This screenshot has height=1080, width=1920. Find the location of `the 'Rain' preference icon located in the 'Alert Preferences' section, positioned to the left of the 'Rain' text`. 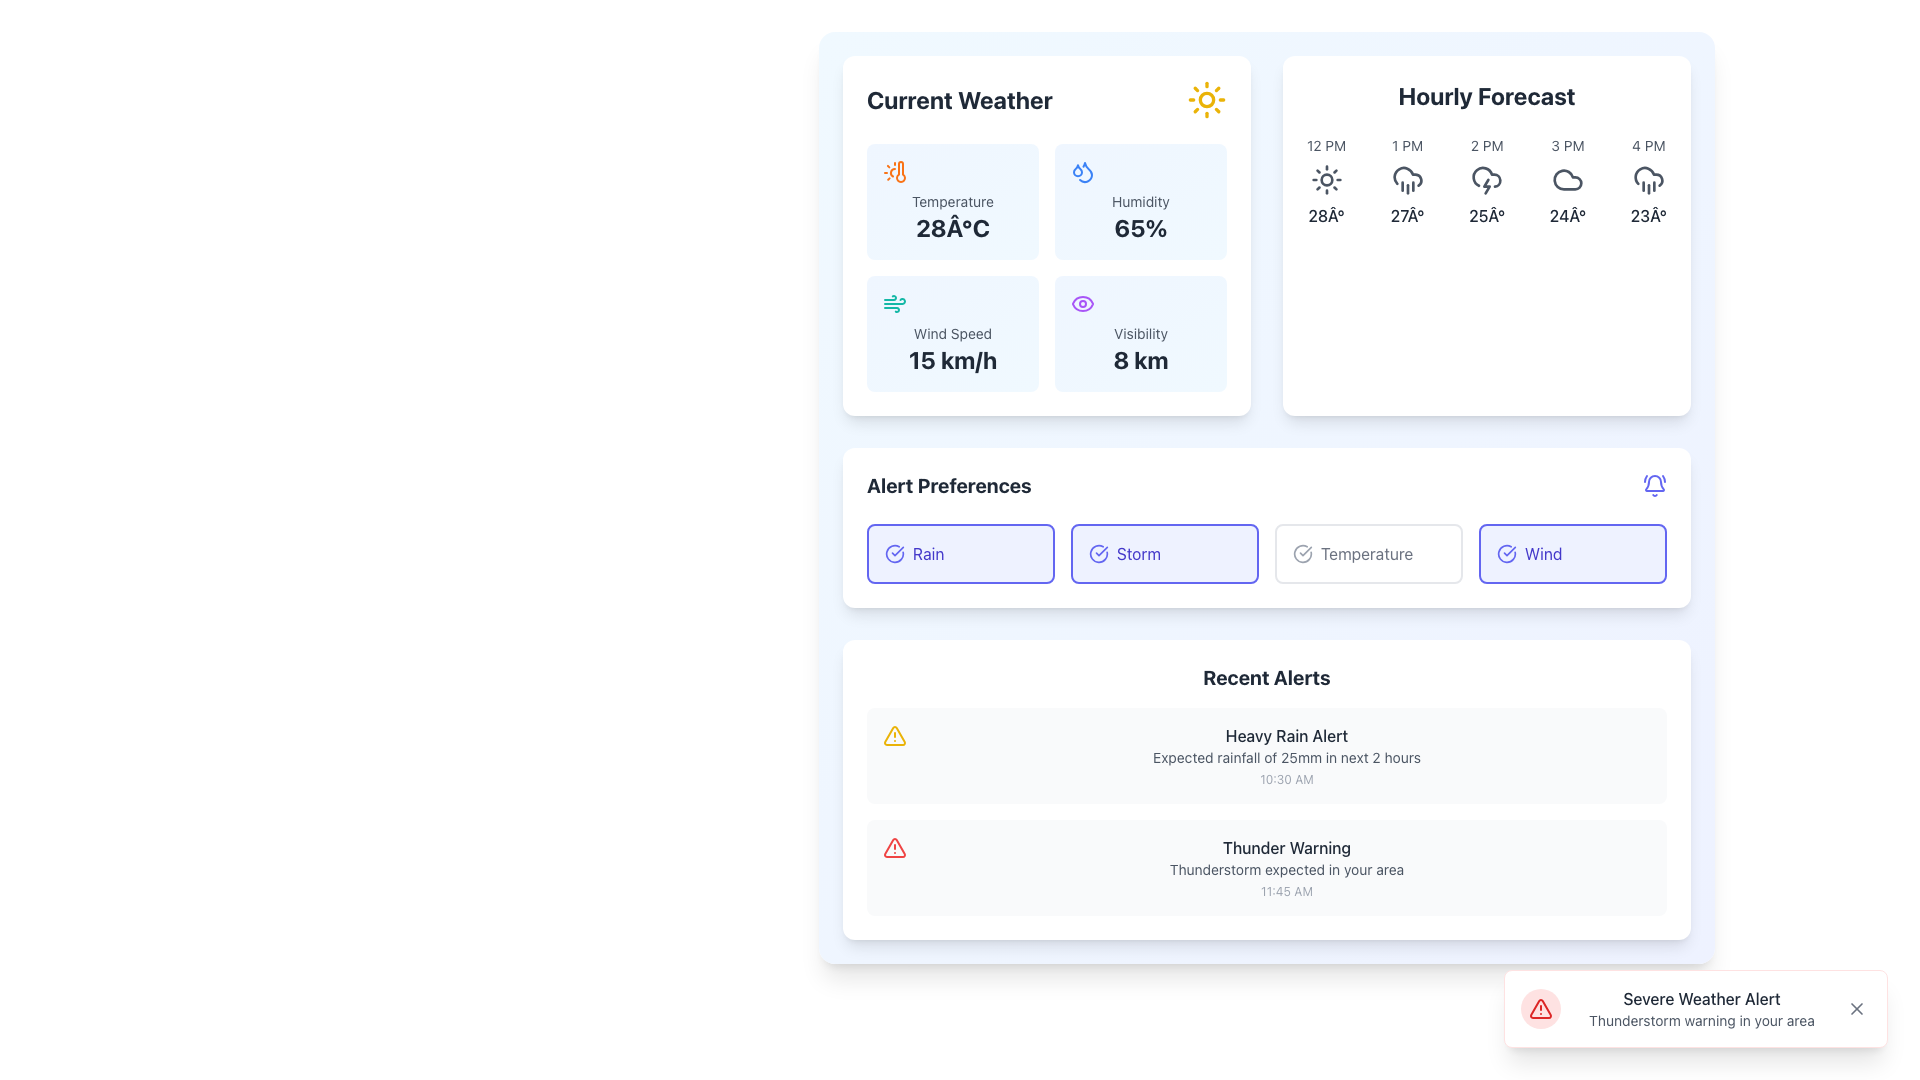

the 'Rain' preference icon located in the 'Alert Preferences' section, positioned to the left of the 'Rain' text is located at coordinates (893, 554).